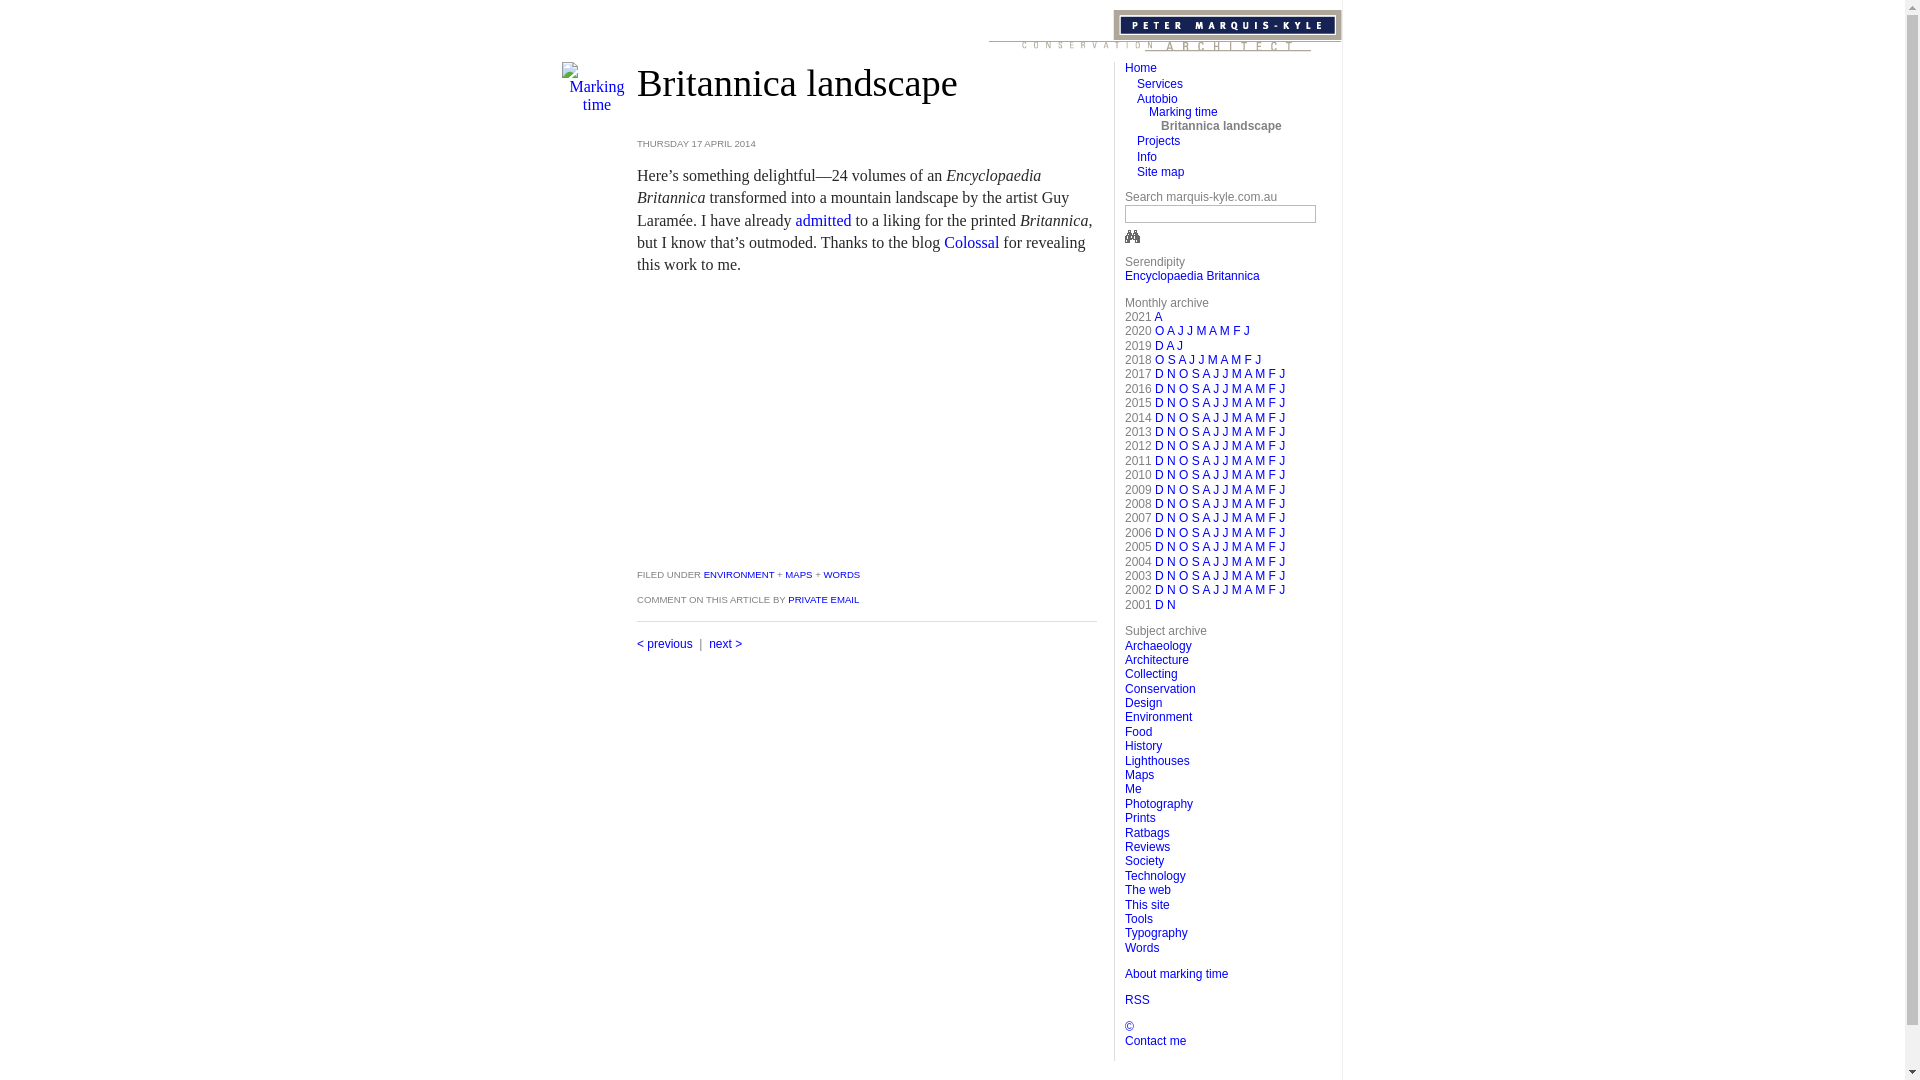  Describe the element at coordinates (1124, 745) in the screenshot. I see `'History'` at that location.